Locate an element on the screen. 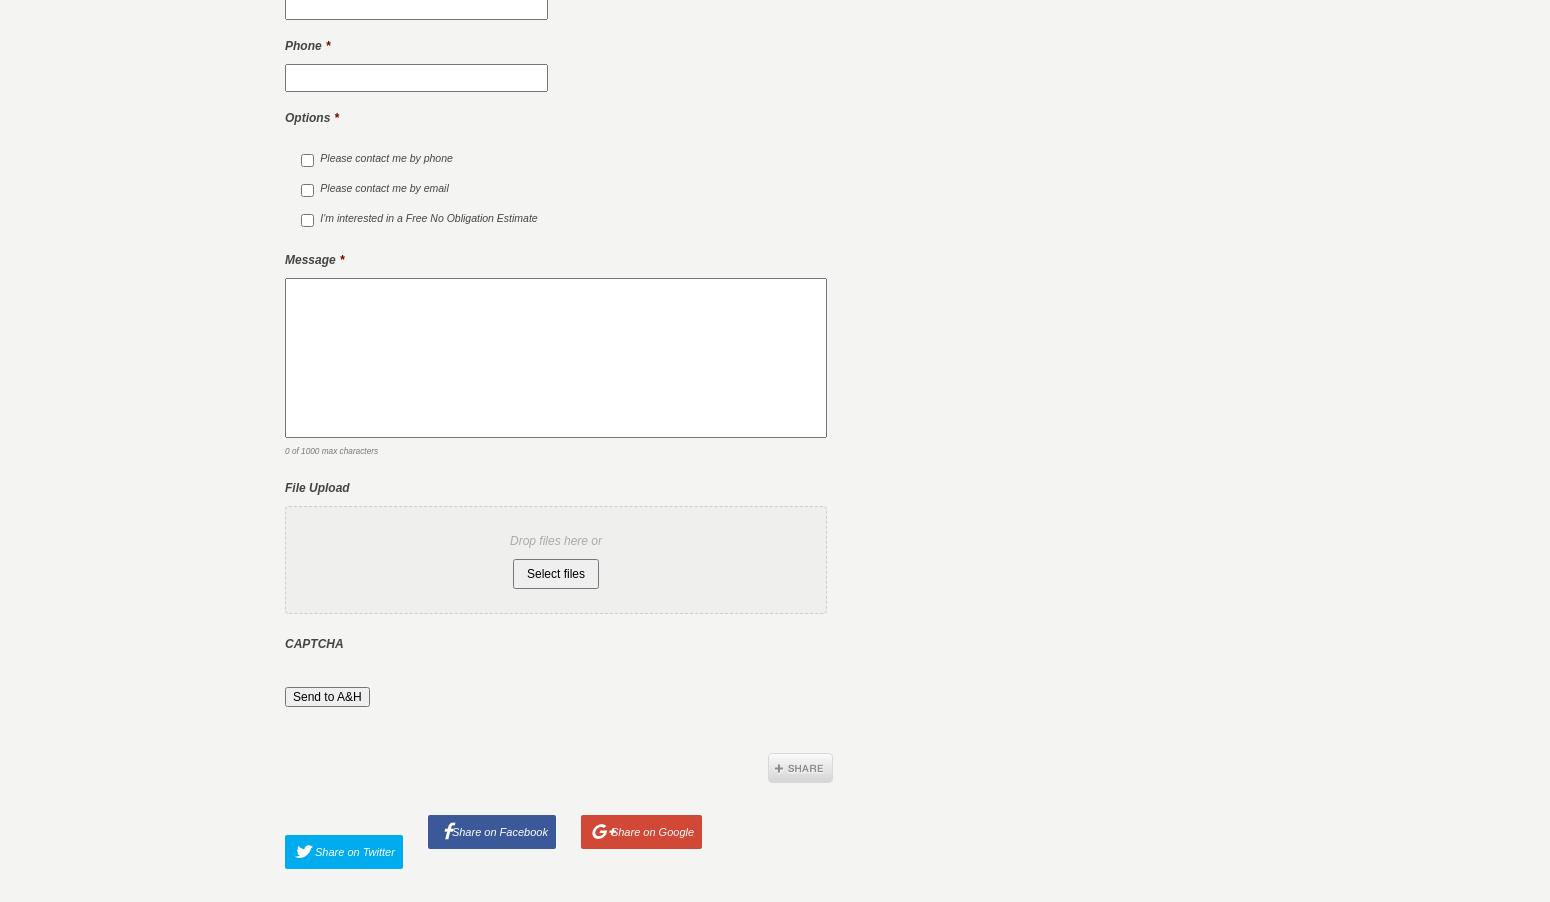  'Phone' is located at coordinates (303, 44).